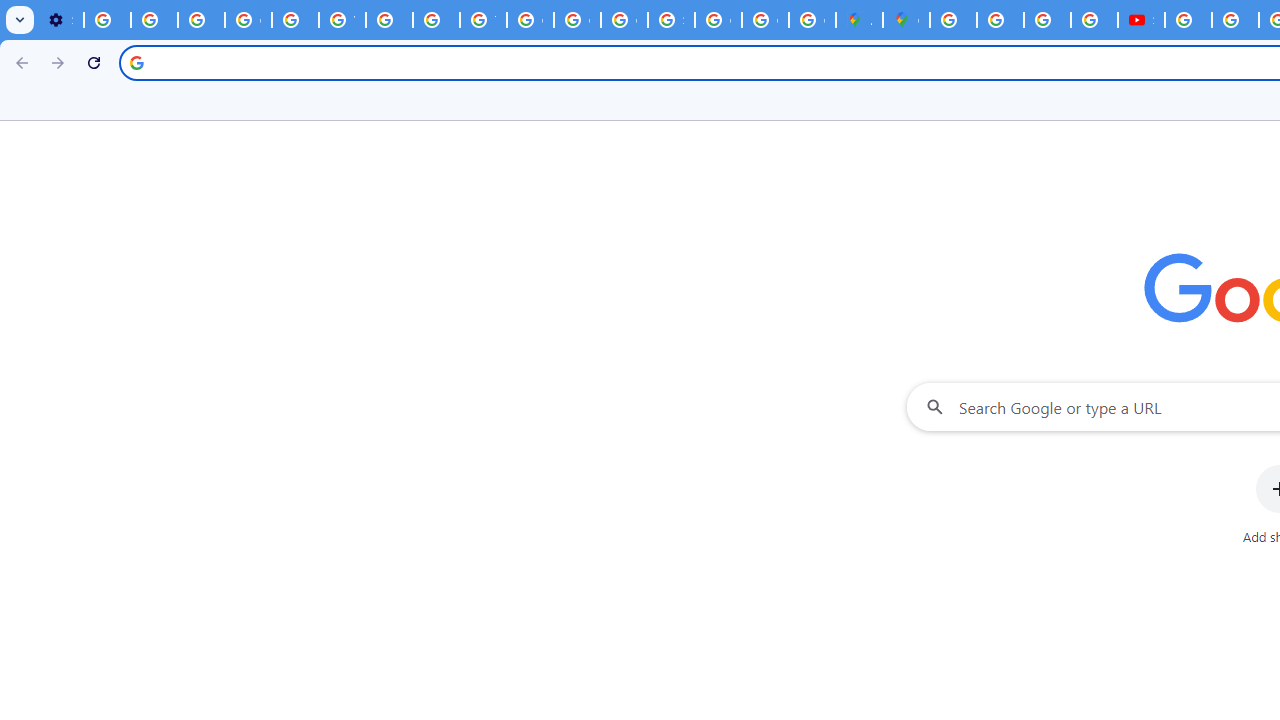 The width and height of the screenshot is (1280, 720). I want to click on 'Delete photos & videos - Computer - Google Photos Help', so click(106, 20).